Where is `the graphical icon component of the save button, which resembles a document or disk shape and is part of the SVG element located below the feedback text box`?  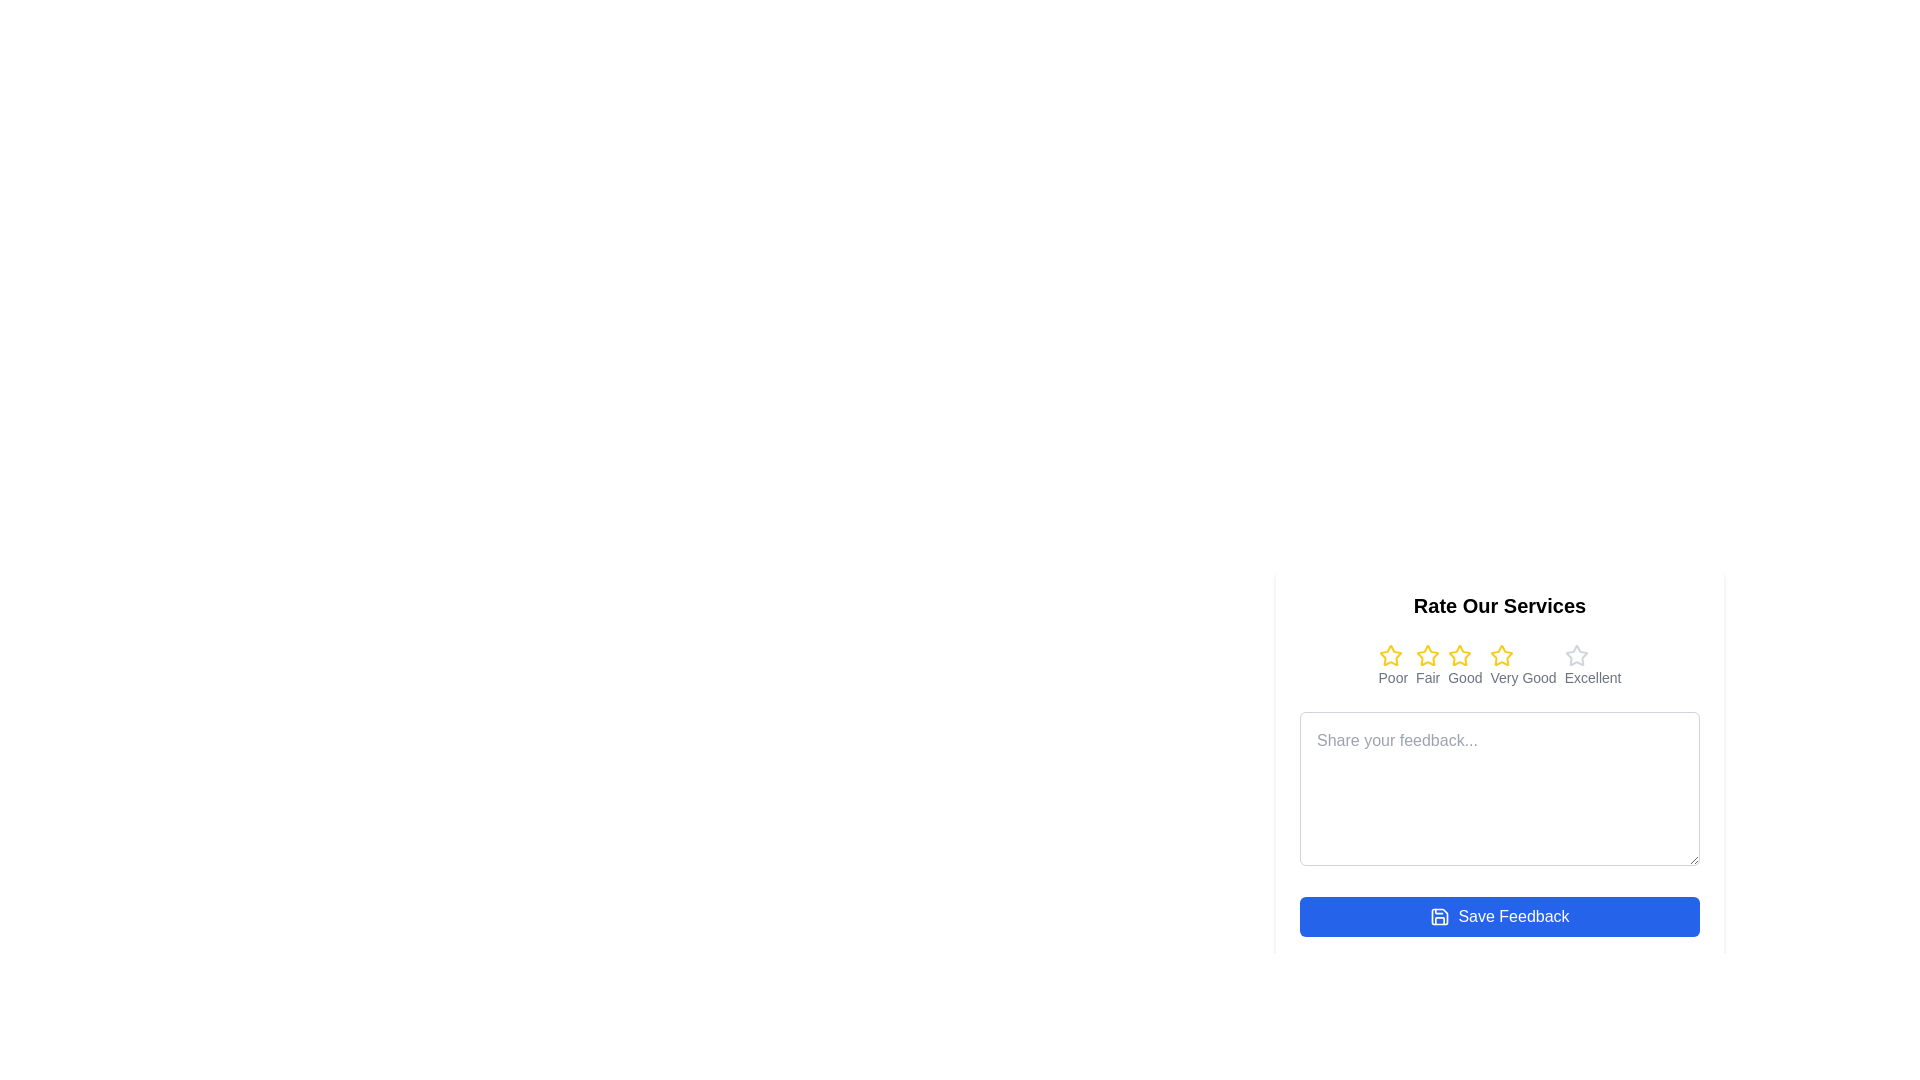 the graphical icon component of the save button, which resembles a document or disk shape and is part of the SVG element located below the feedback text box is located at coordinates (1440, 917).